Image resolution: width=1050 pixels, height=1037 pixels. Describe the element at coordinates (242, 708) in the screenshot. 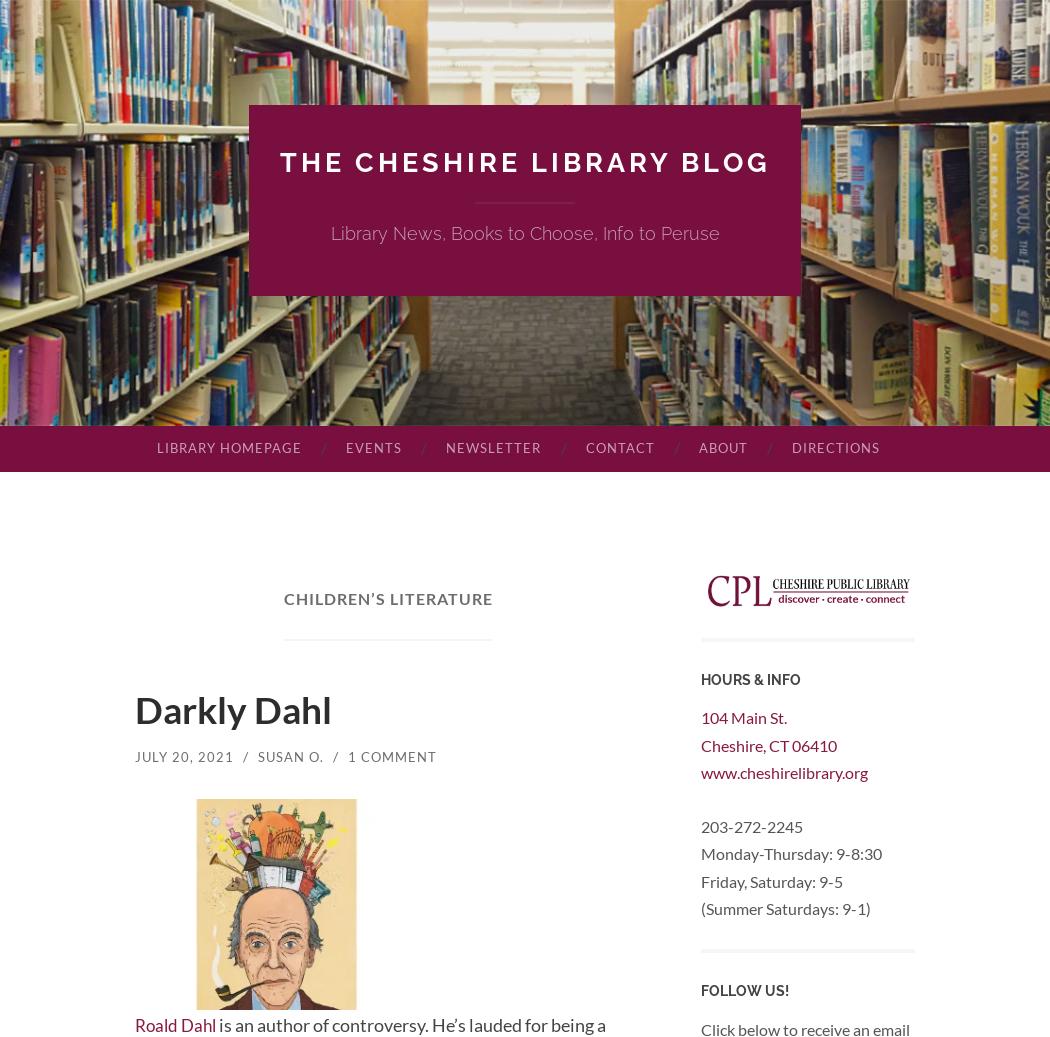

I see `'Darkly Dahl'` at that location.